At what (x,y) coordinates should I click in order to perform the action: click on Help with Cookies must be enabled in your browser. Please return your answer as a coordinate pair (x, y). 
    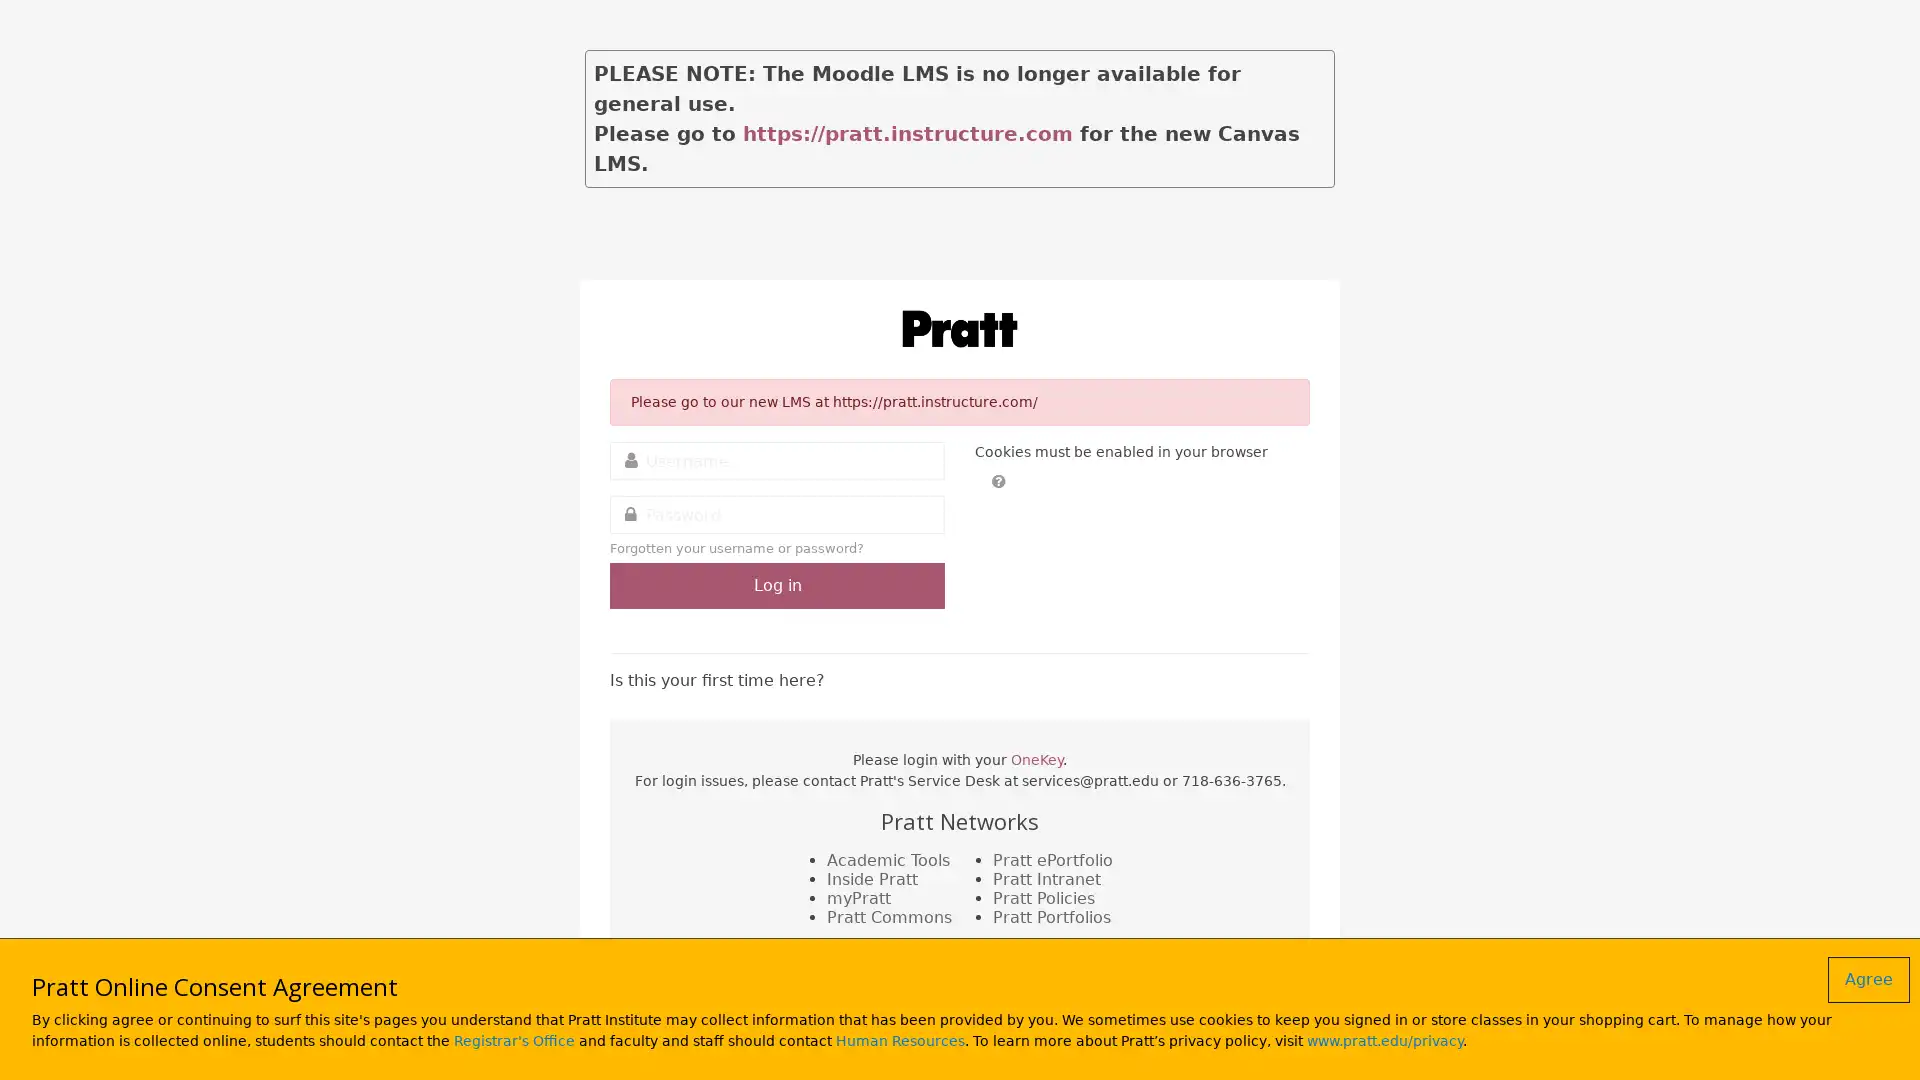
    Looking at the image, I should click on (1001, 481).